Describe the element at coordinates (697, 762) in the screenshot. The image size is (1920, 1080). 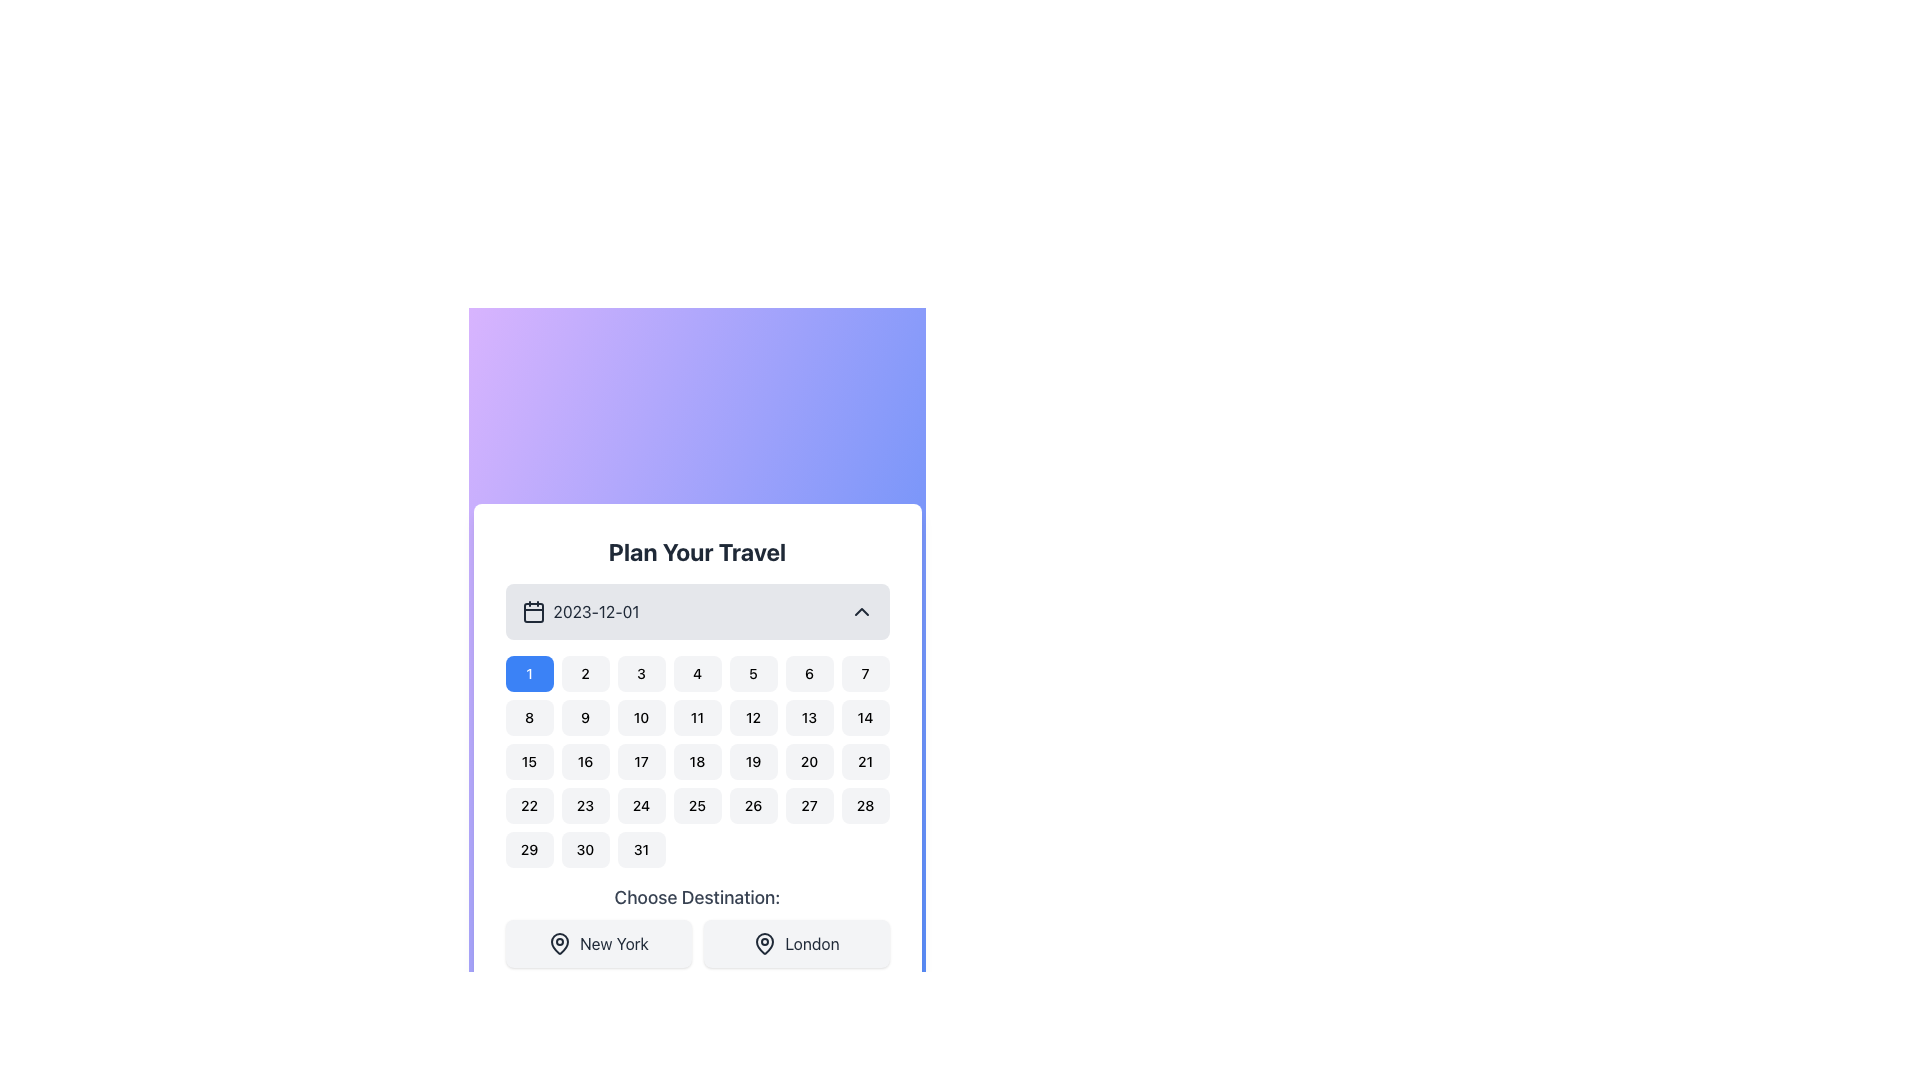
I see `the day in the Calendar grid element` at that location.